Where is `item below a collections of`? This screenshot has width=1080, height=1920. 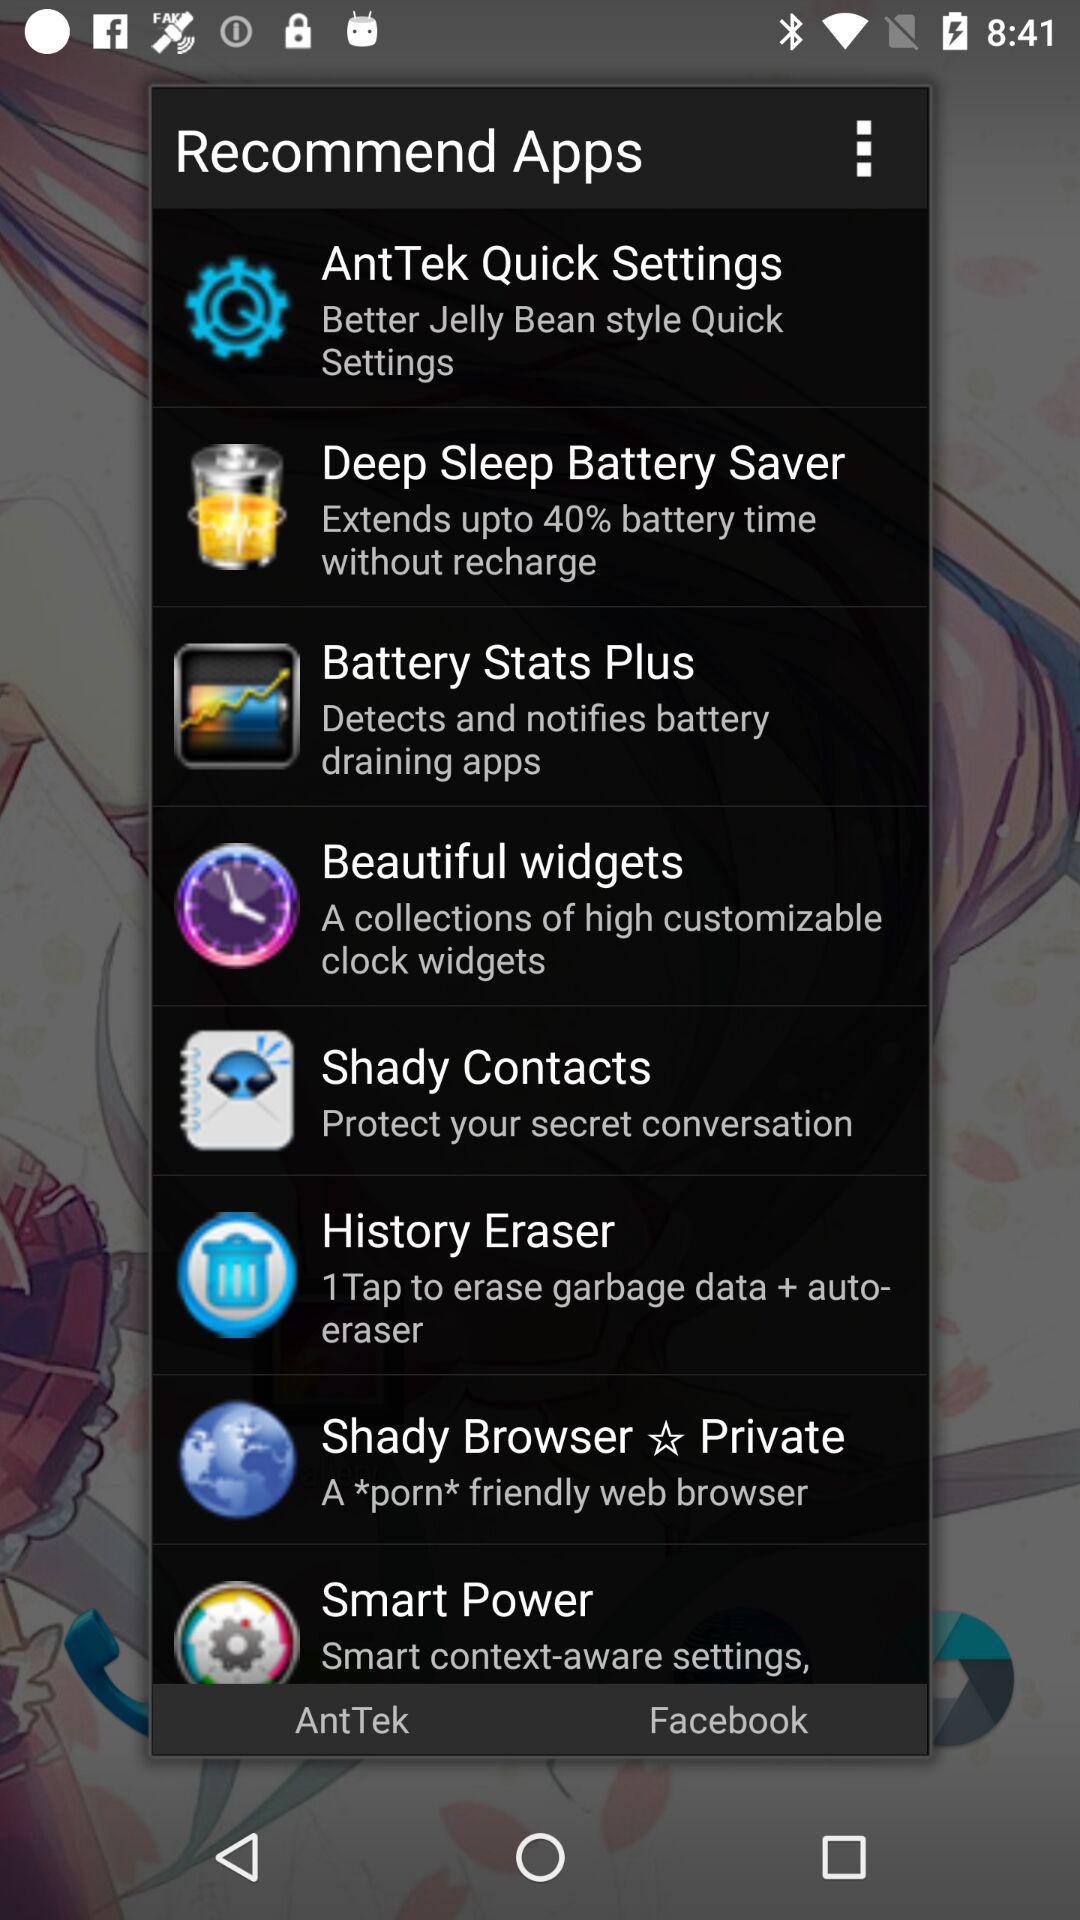
item below a collections of is located at coordinates (612, 1064).